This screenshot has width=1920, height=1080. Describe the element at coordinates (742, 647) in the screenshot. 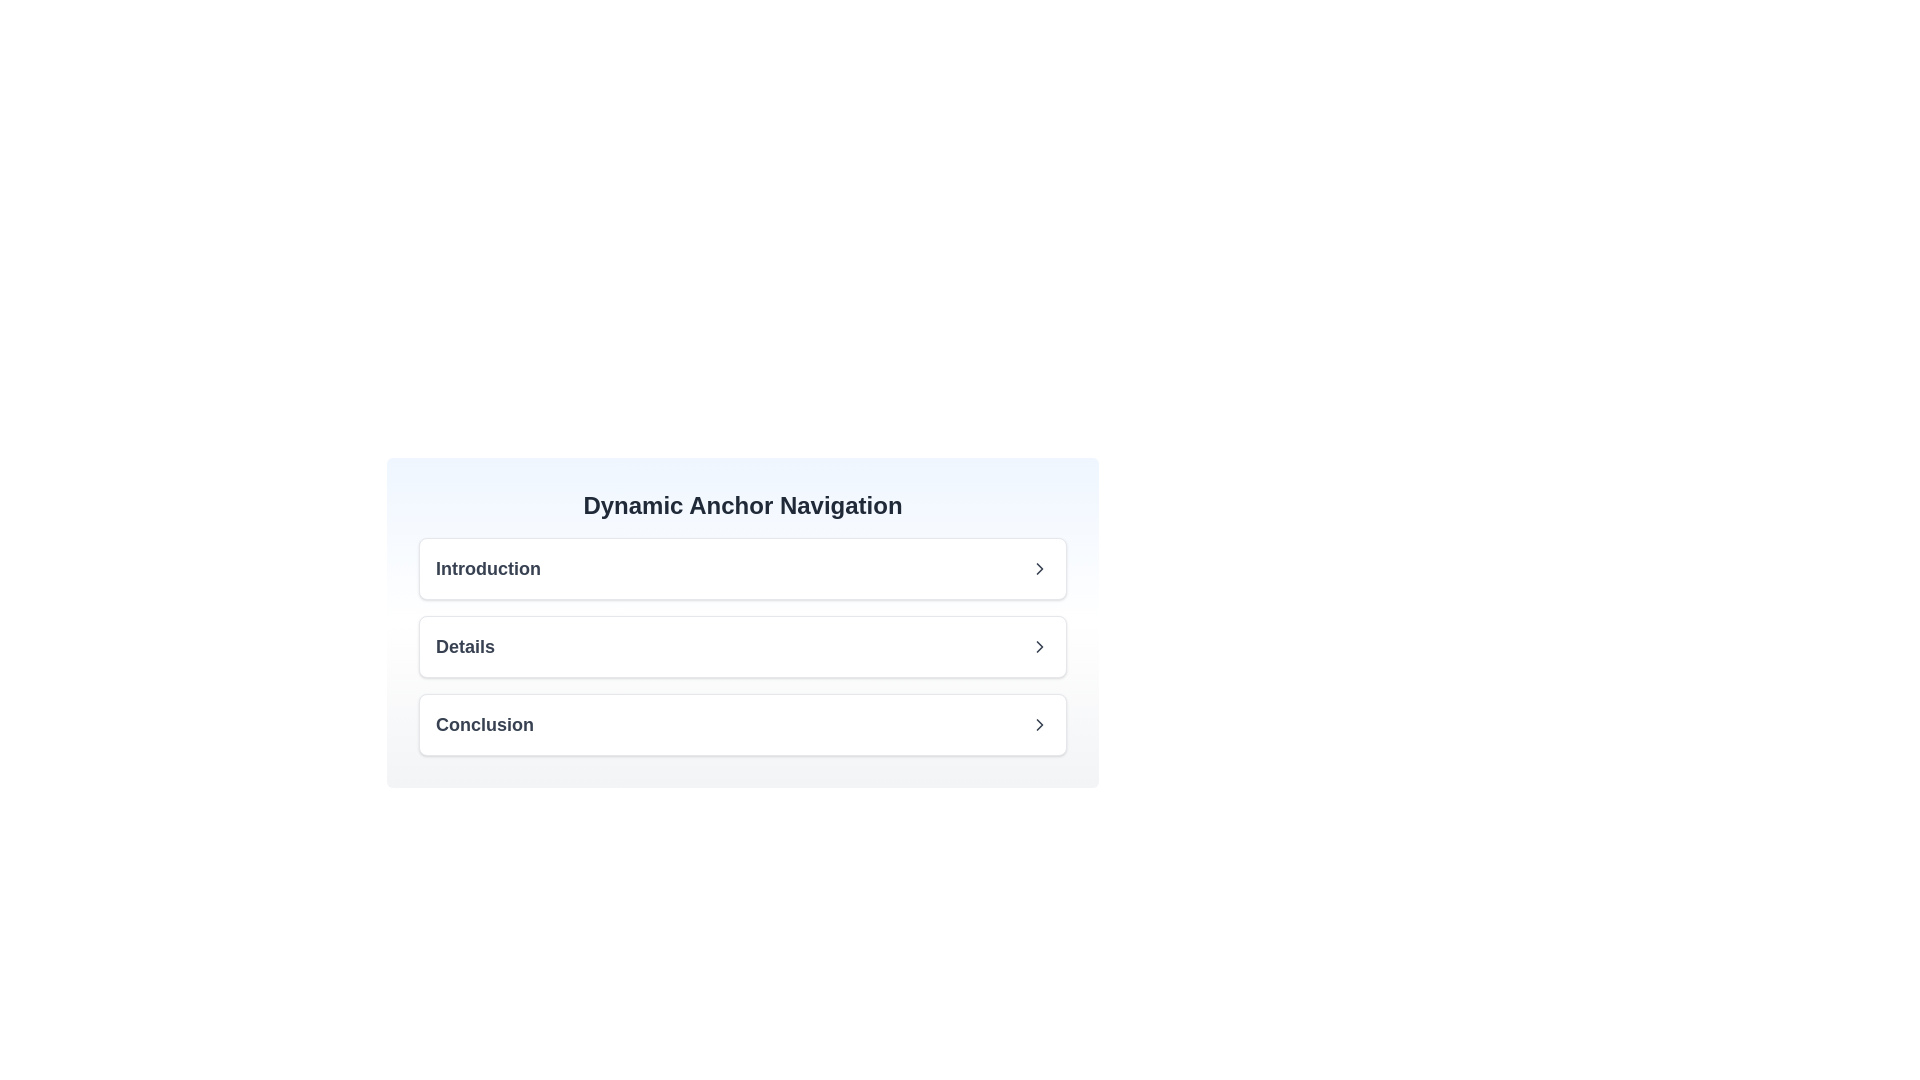

I see `the 'Details' button` at that location.